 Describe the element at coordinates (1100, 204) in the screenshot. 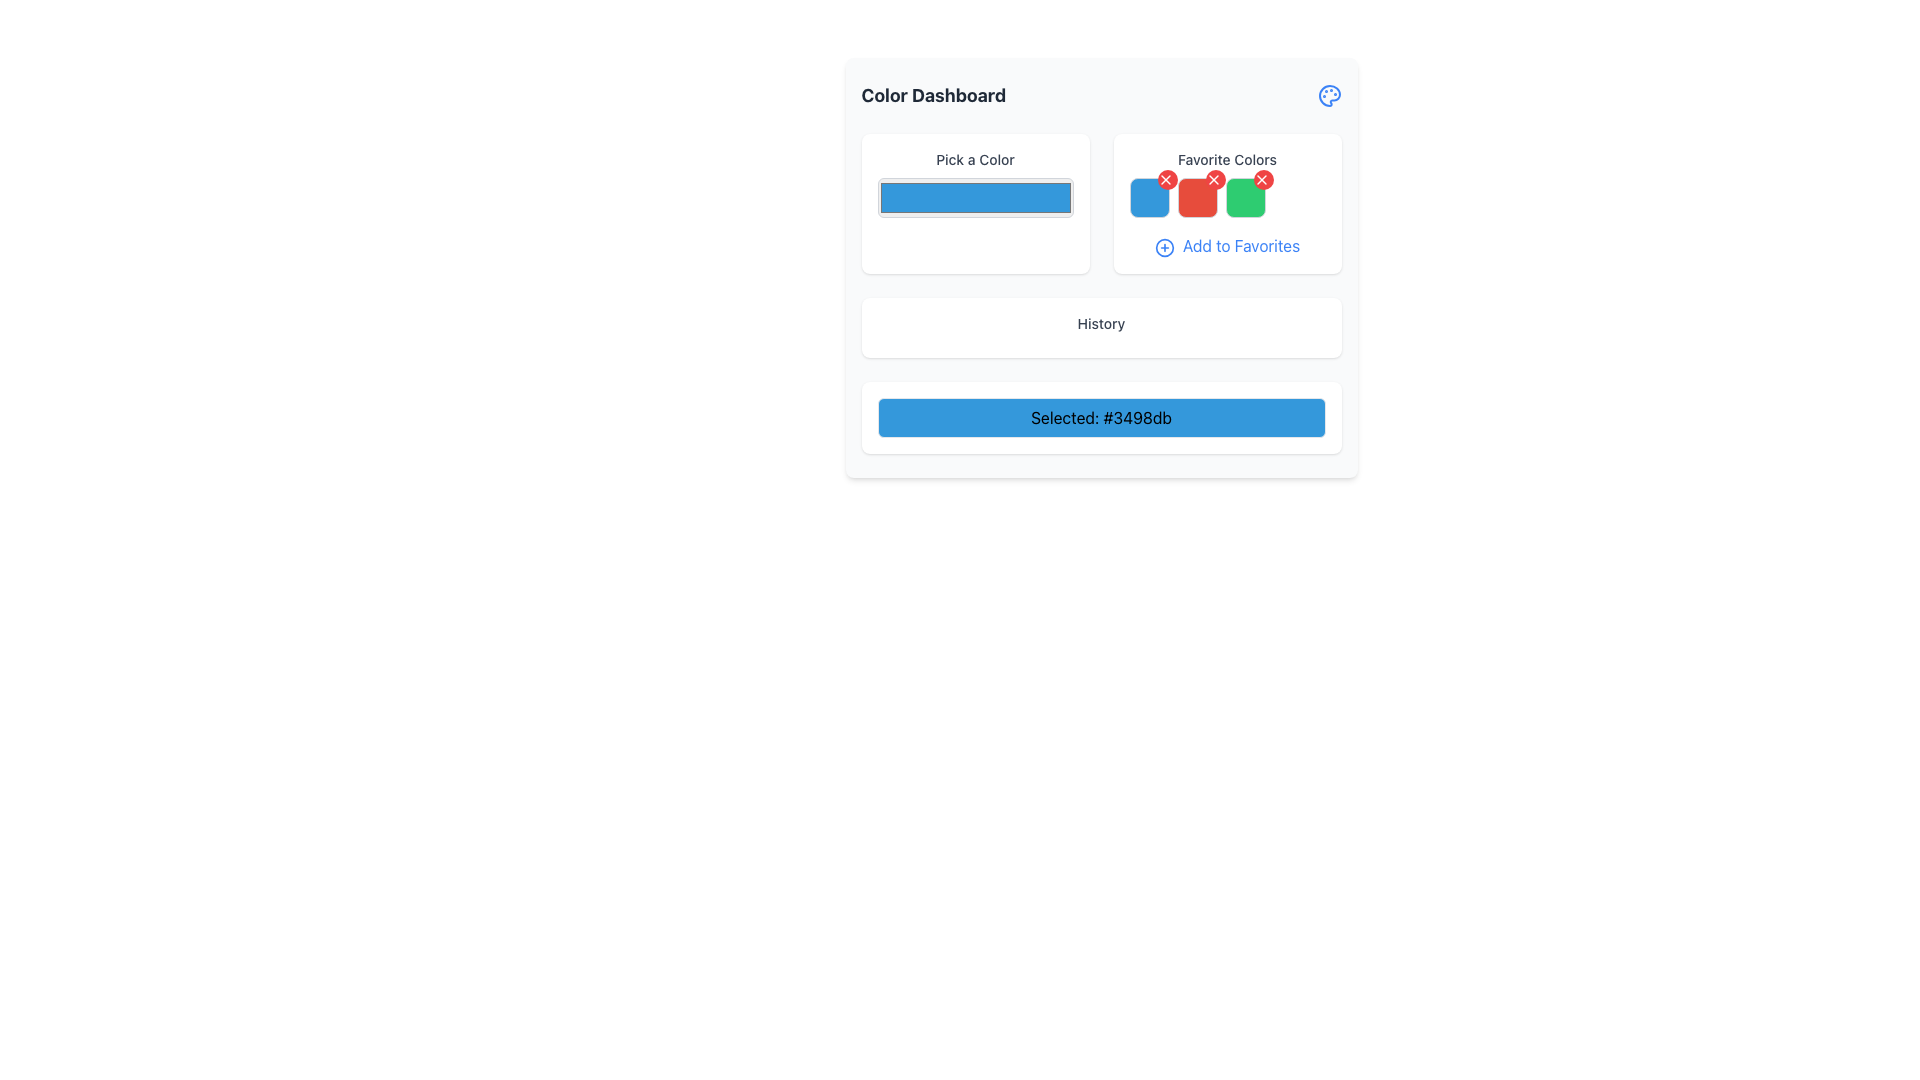

I see `the 'Add to Favorites' link located below the colored squares in the 'Favorite Colors' section of the 'Color Dashboard'` at that location.